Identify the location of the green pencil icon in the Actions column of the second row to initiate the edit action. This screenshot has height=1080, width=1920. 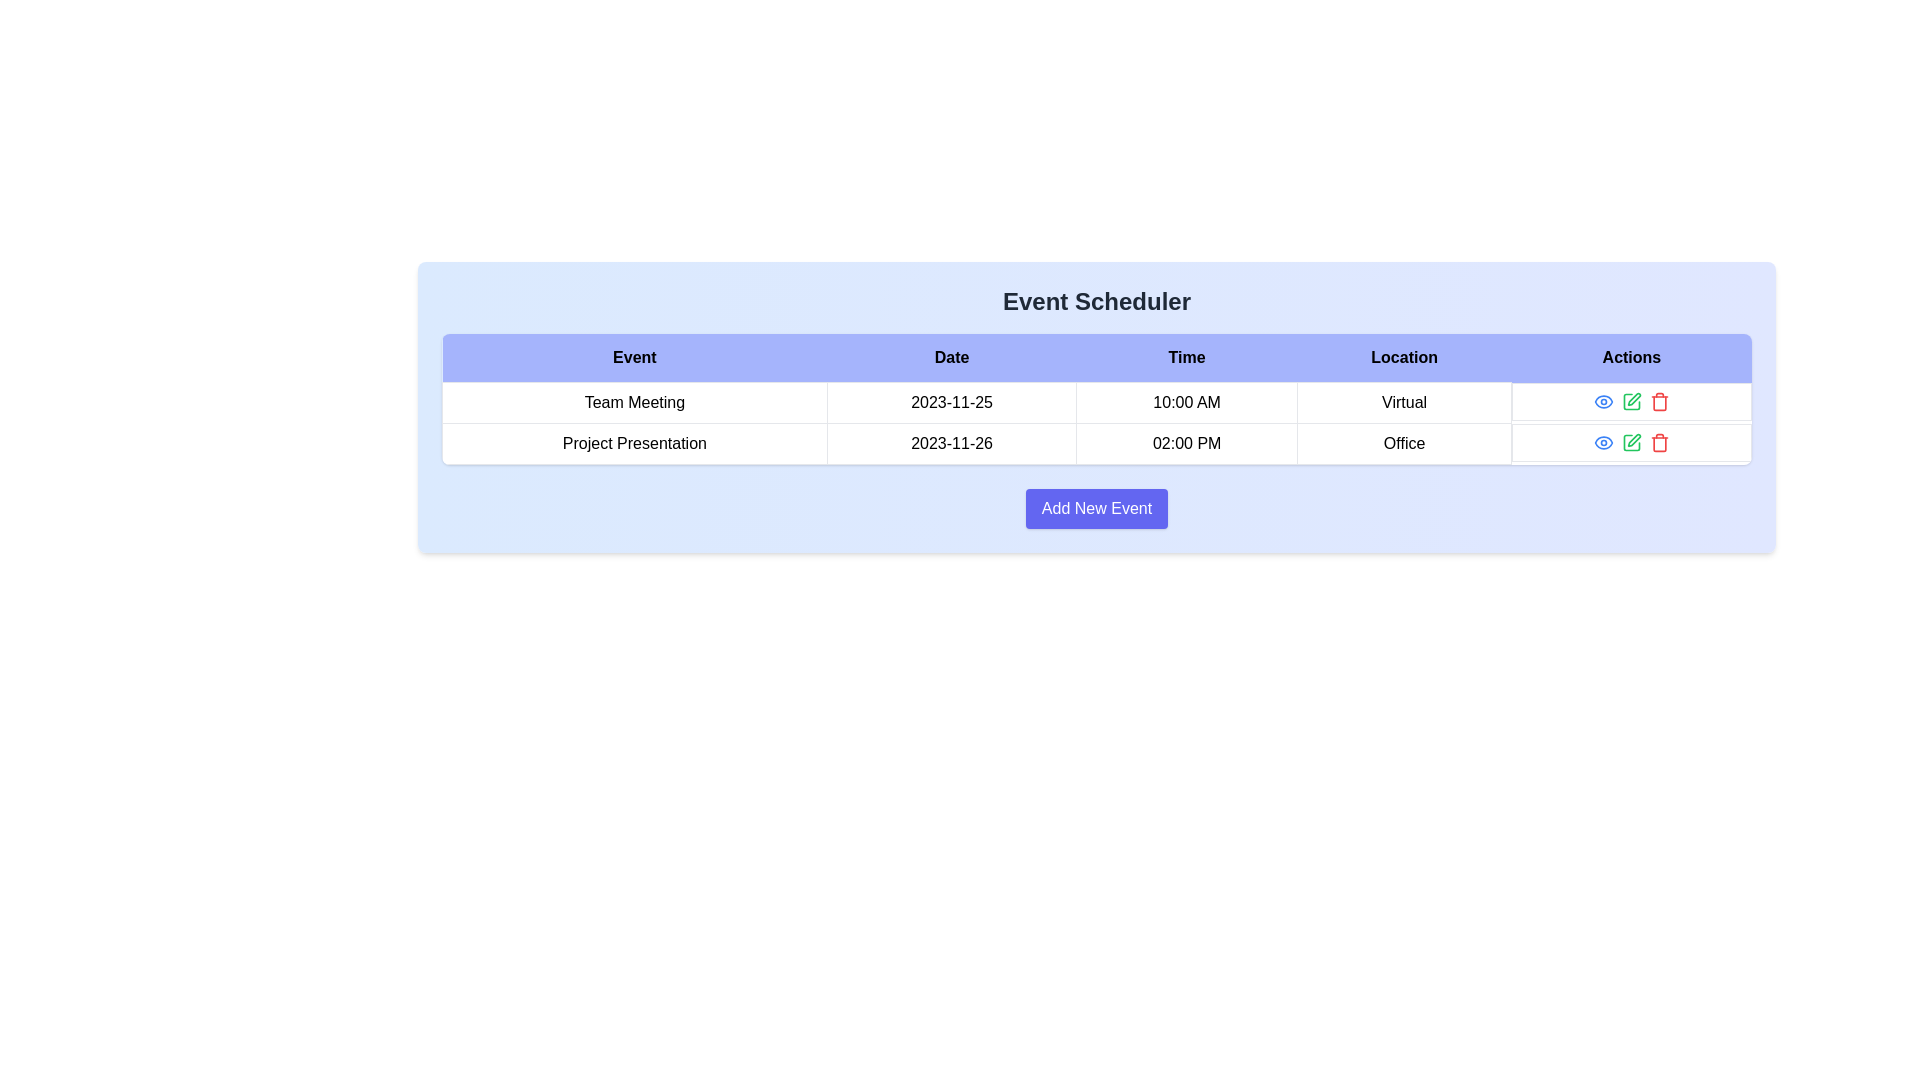
(1632, 401).